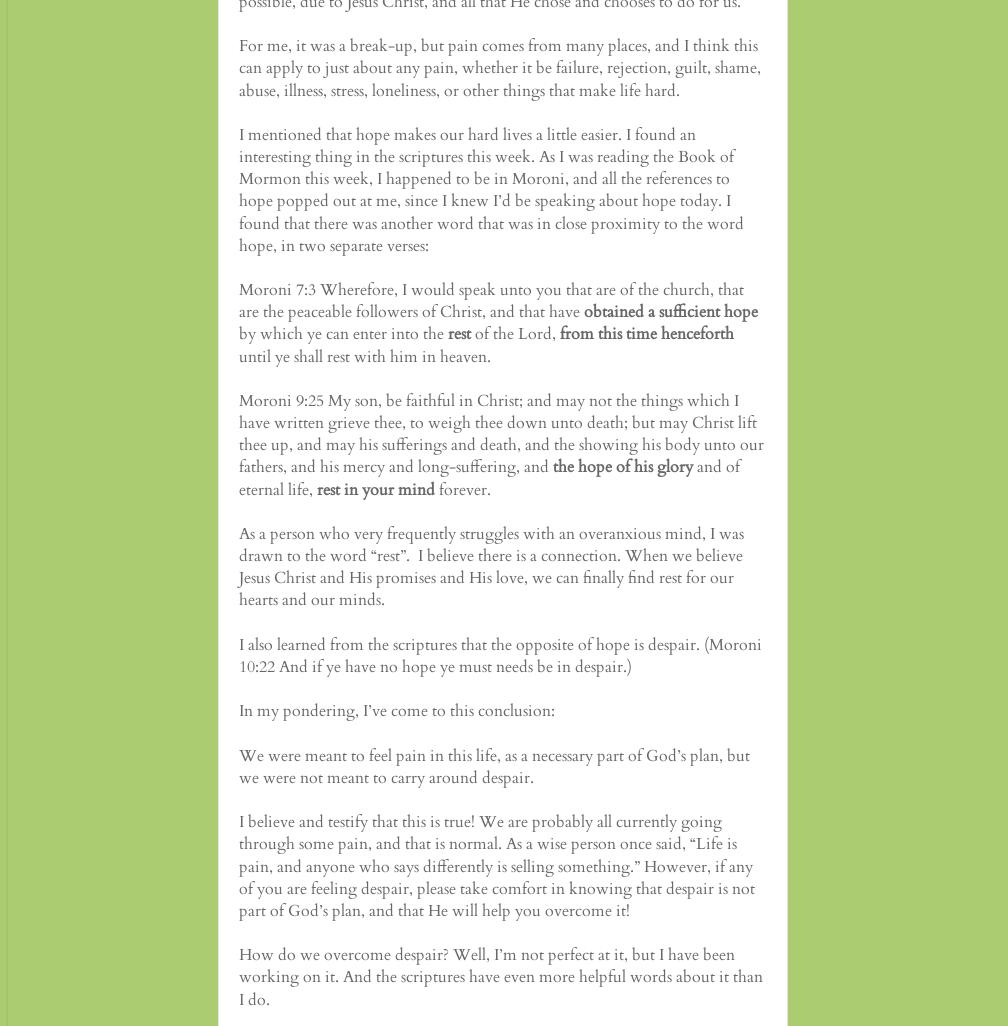 The height and width of the screenshot is (1026, 1008). I want to click on 'As a person who very frequently struggles with an overanxious mind, I was drawn to the word “rest”.  I believe there is a connection. When we believe Jesus Christ and His promises and His love, we can finally find rest for our hearts and our minds.', so click(238, 565).